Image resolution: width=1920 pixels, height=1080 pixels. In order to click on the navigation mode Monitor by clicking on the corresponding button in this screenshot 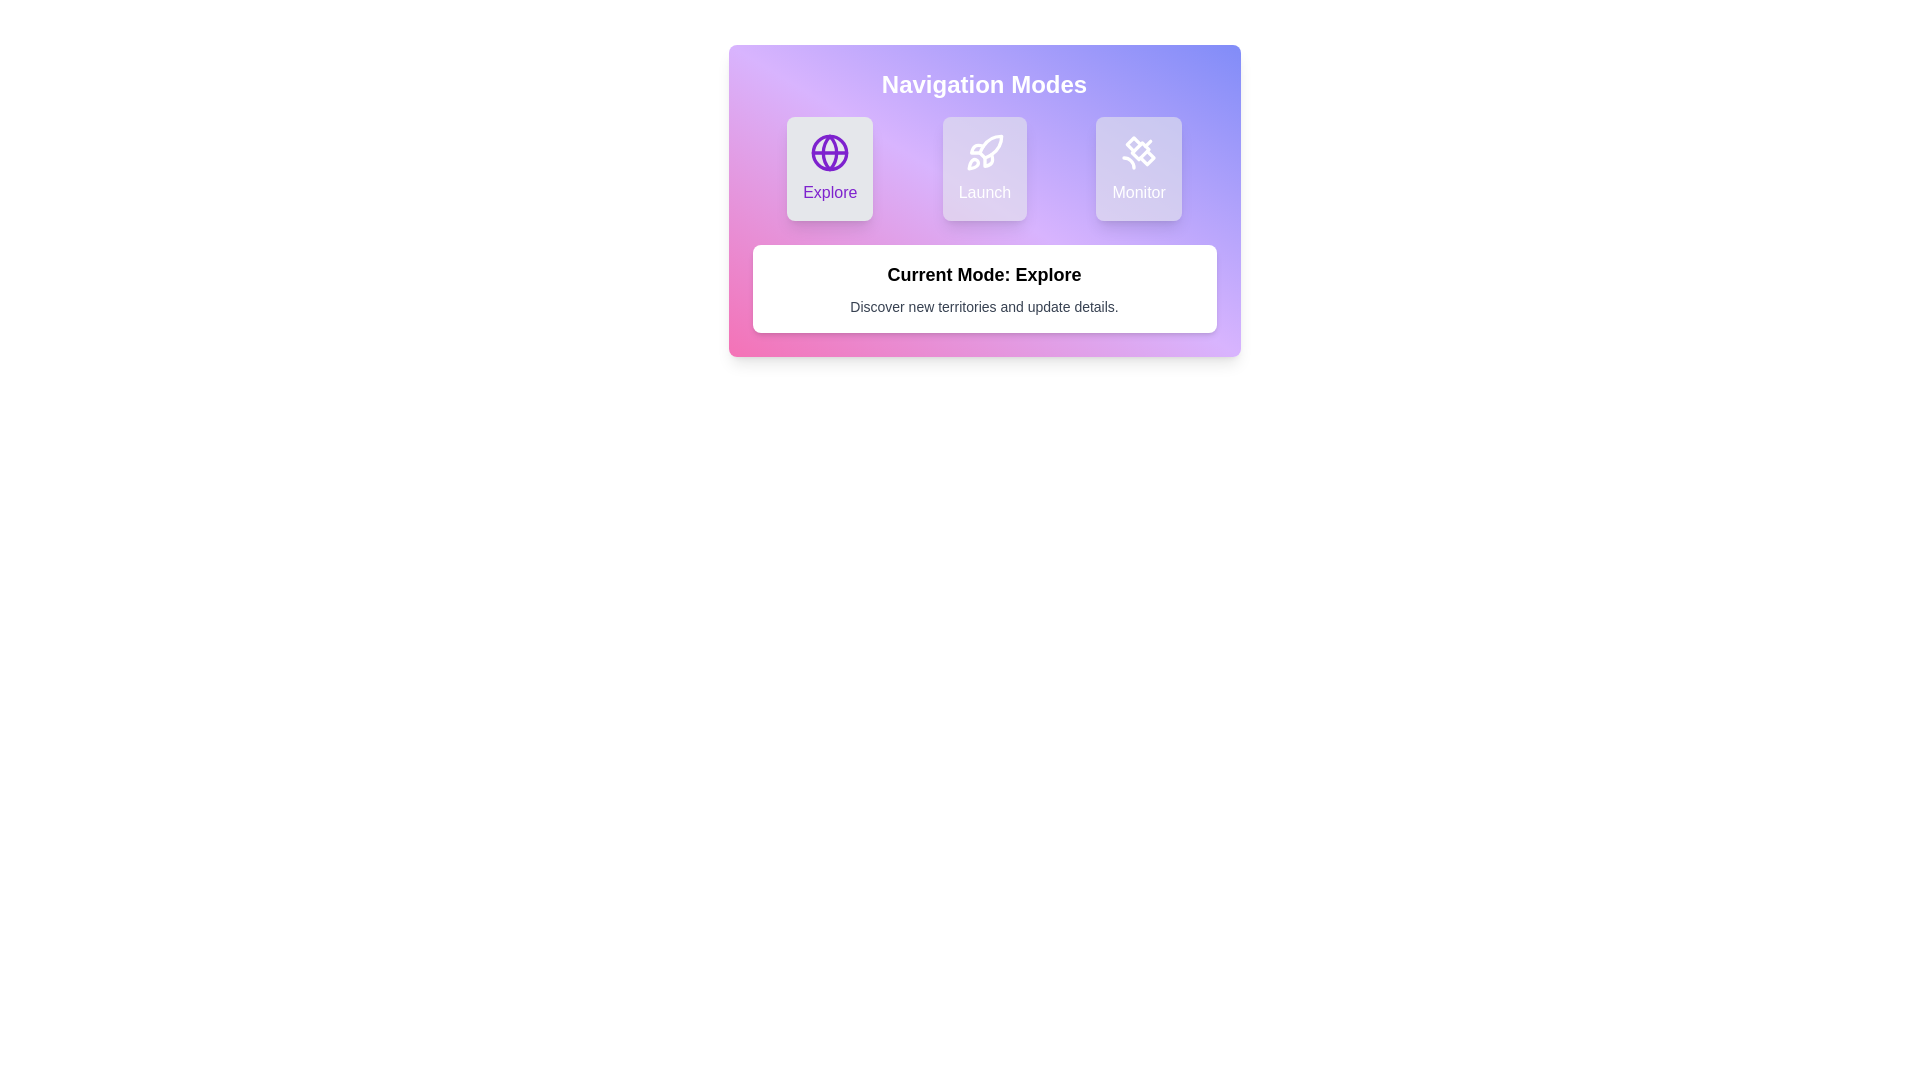, I will do `click(1139, 168)`.